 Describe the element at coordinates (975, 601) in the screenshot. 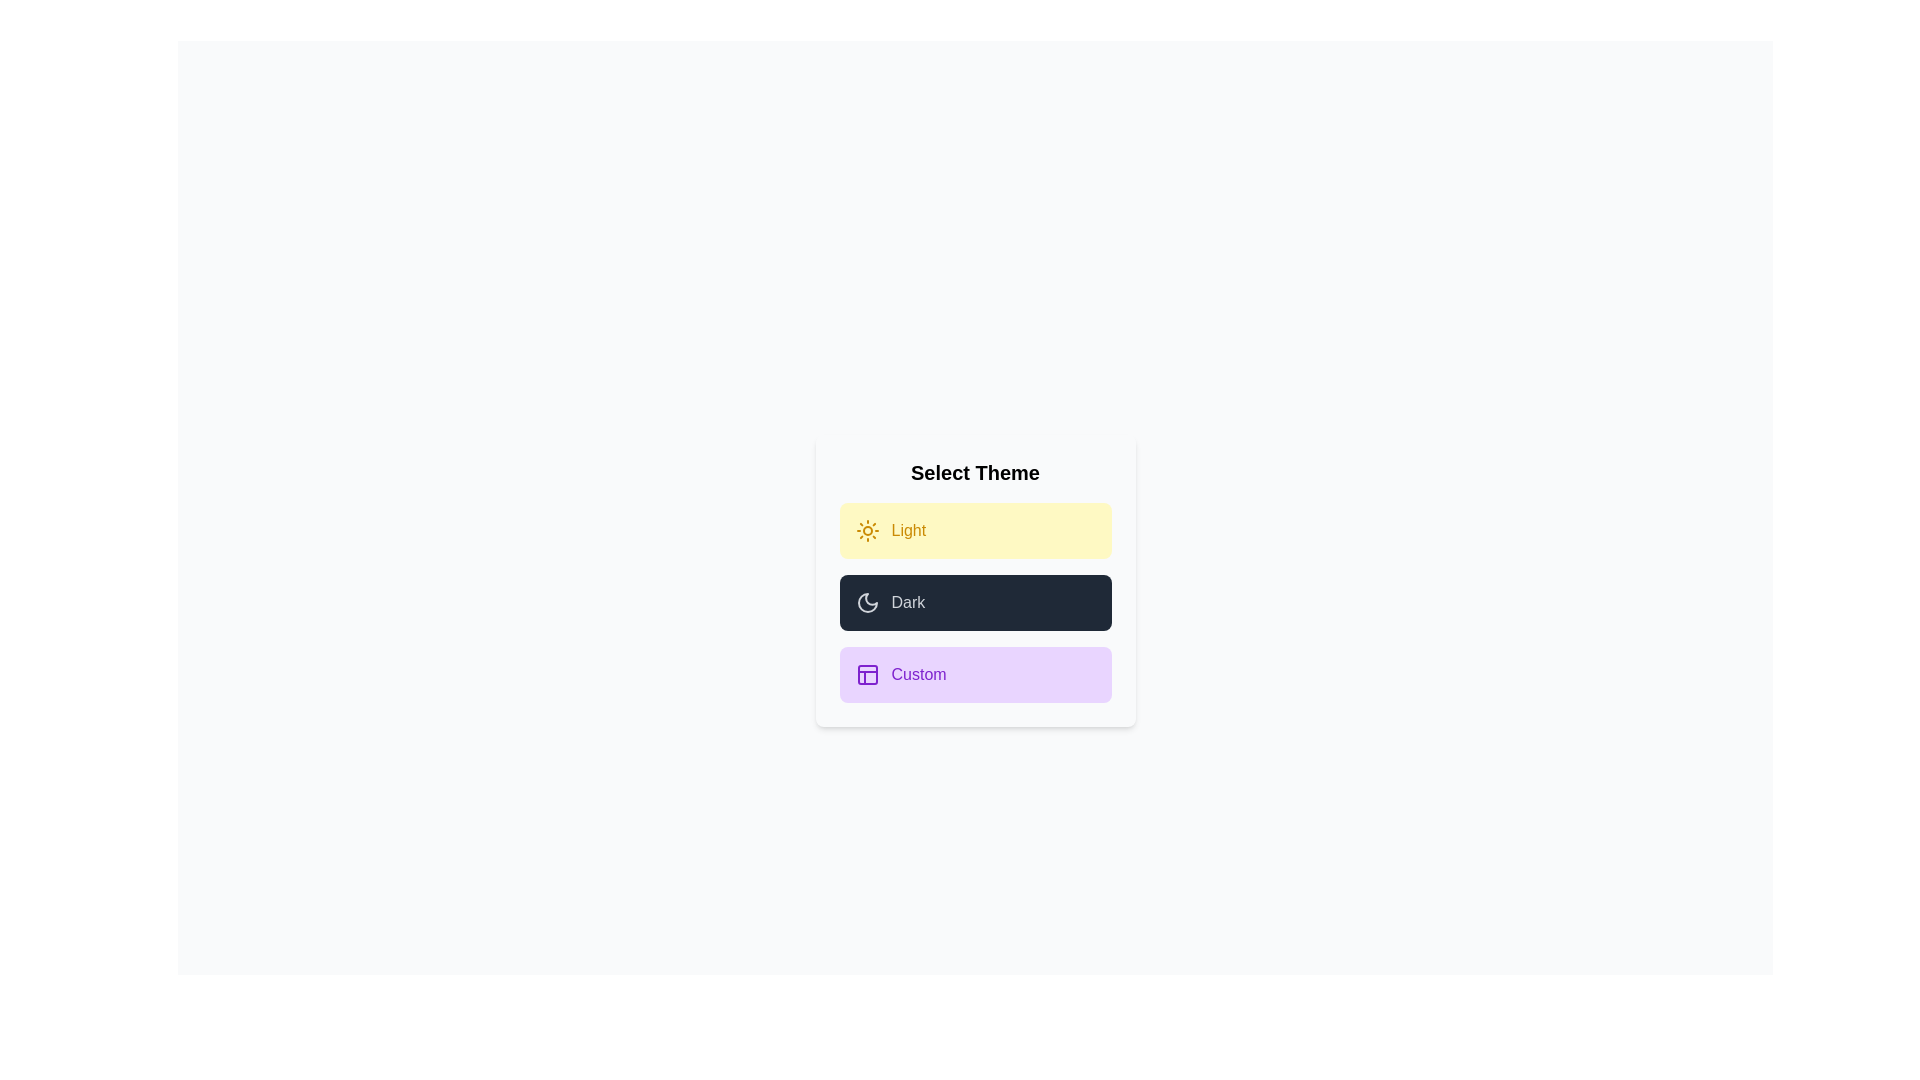

I see `the dark rectangular button labeled 'Dark' with a moon icon, positioned in the 'Select Theme' section for accessibility navigation` at that location.